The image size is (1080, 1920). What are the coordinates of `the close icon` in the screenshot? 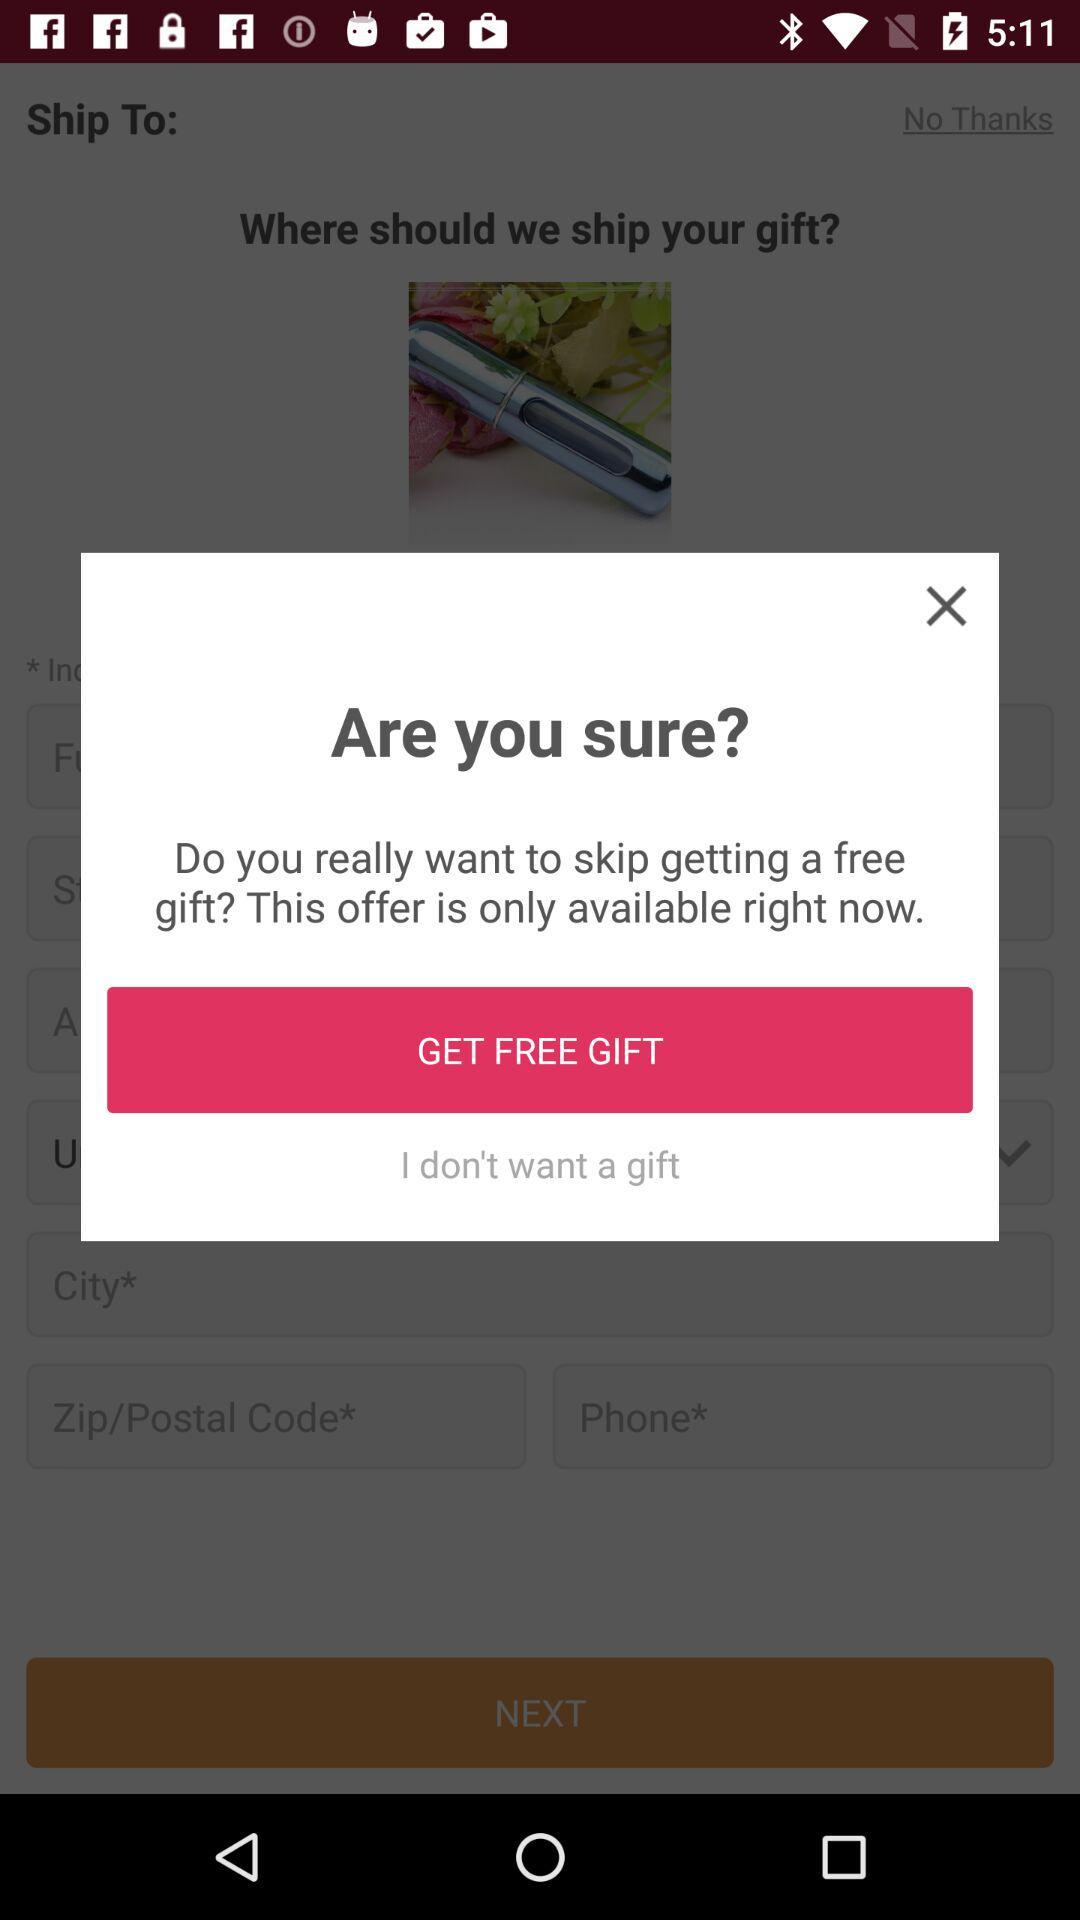 It's located at (945, 604).